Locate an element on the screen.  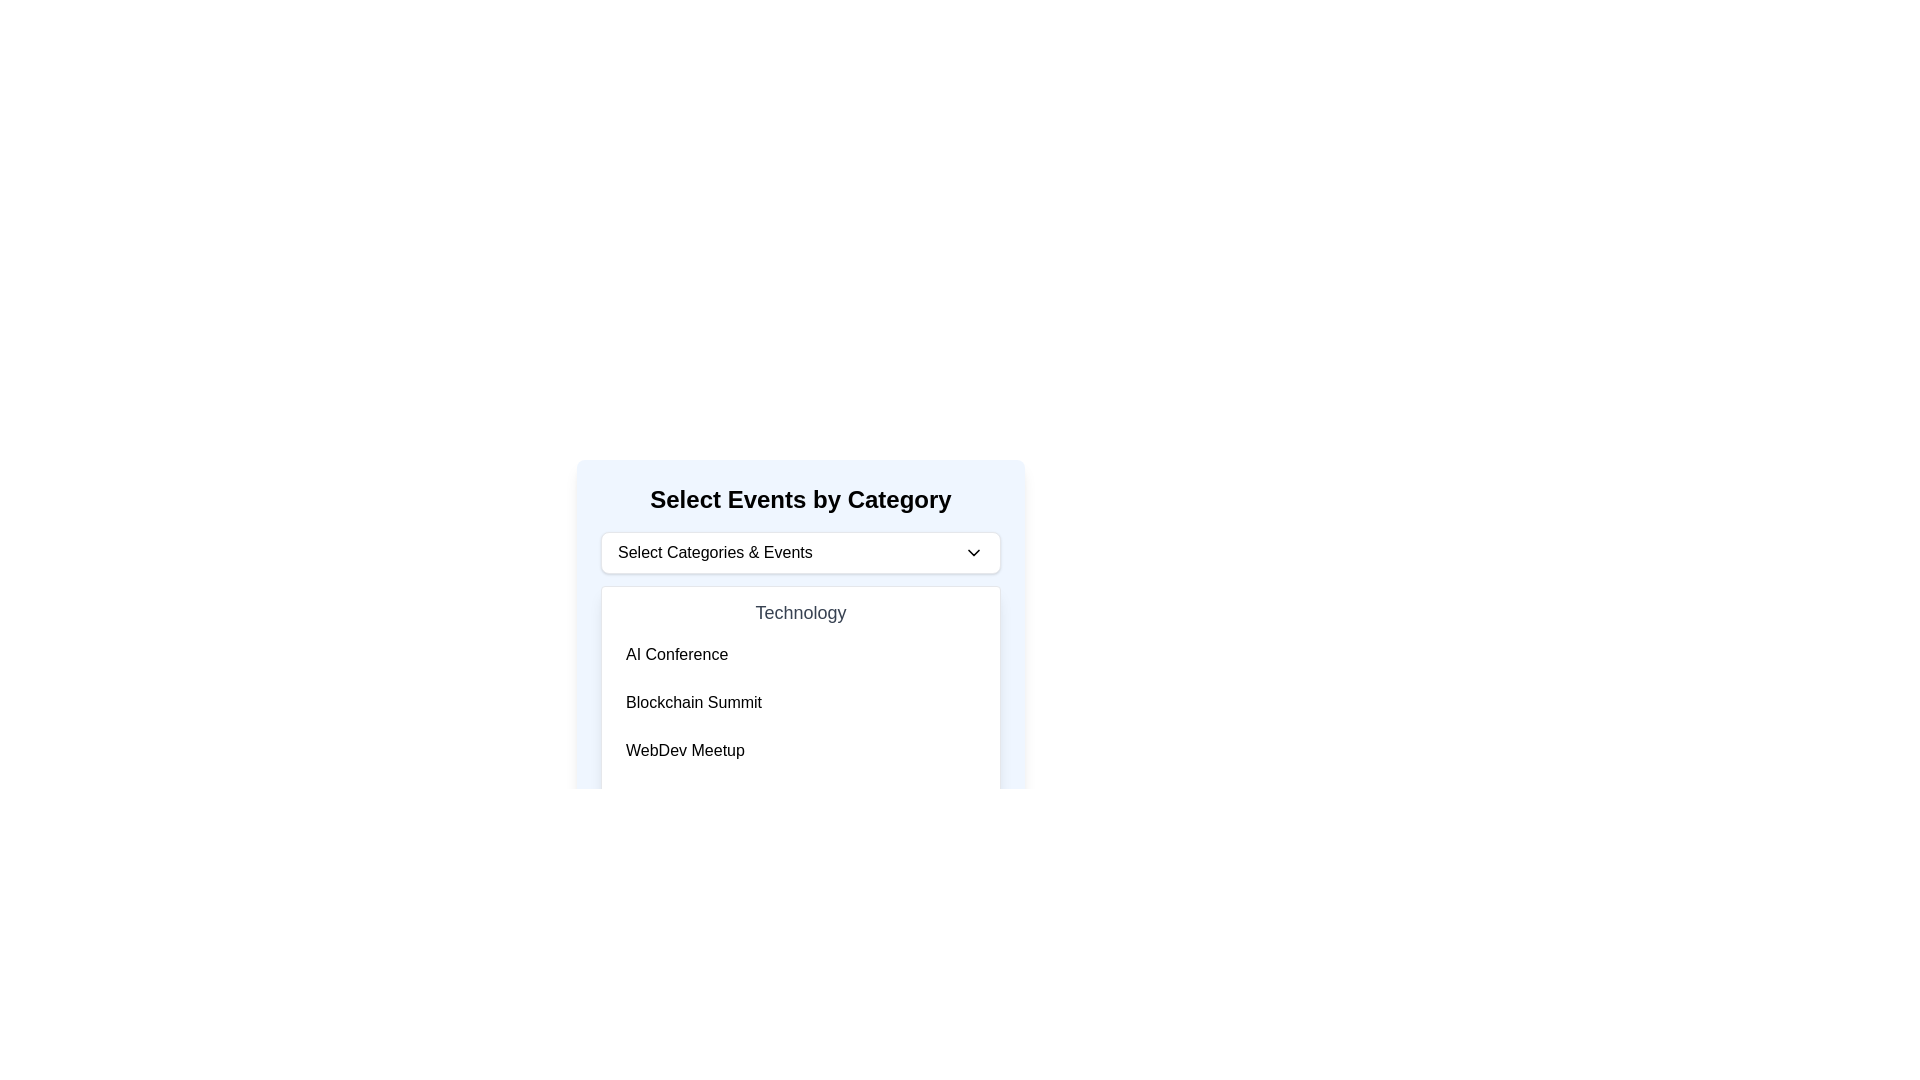
the dropdown menu button located at the top of the category selection panel is located at coordinates (801, 552).